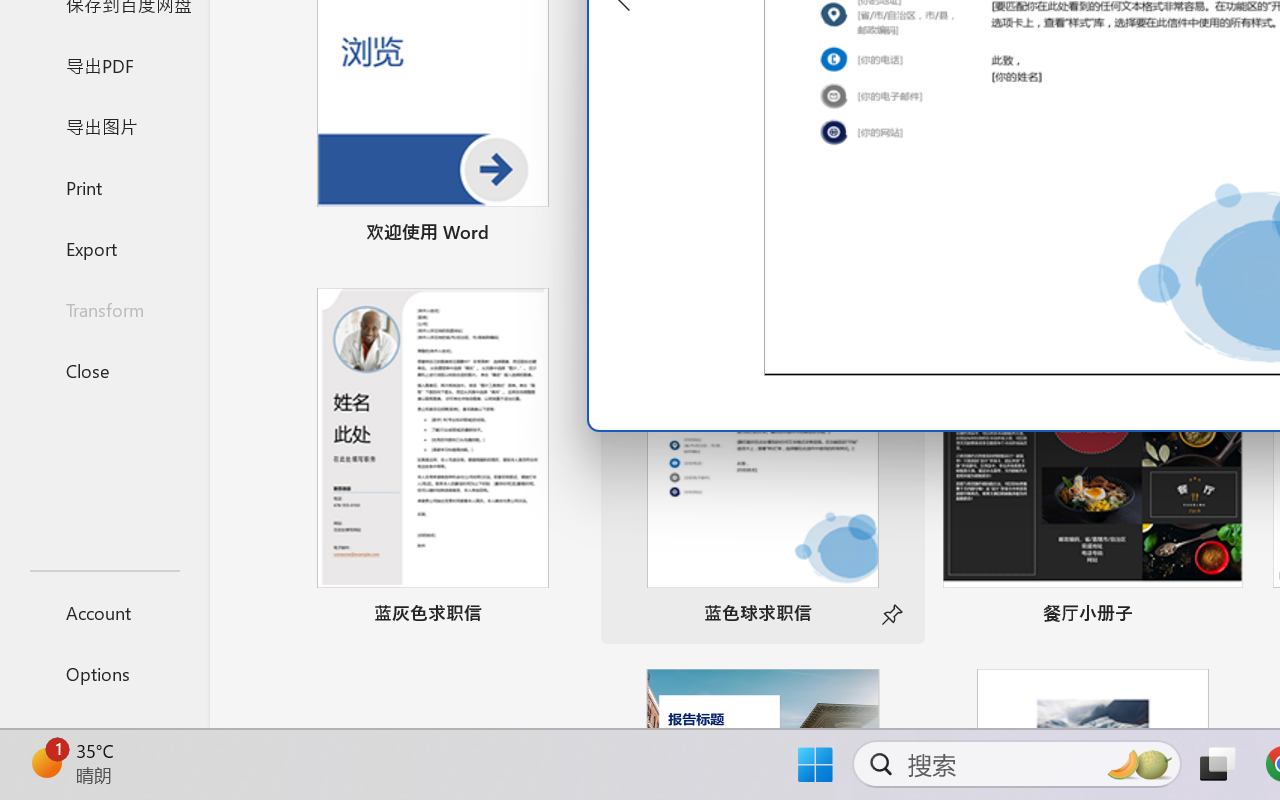 The image size is (1280, 800). Describe the element at coordinates (103, 247) in the screenshot. I see `'Export'` at that location.